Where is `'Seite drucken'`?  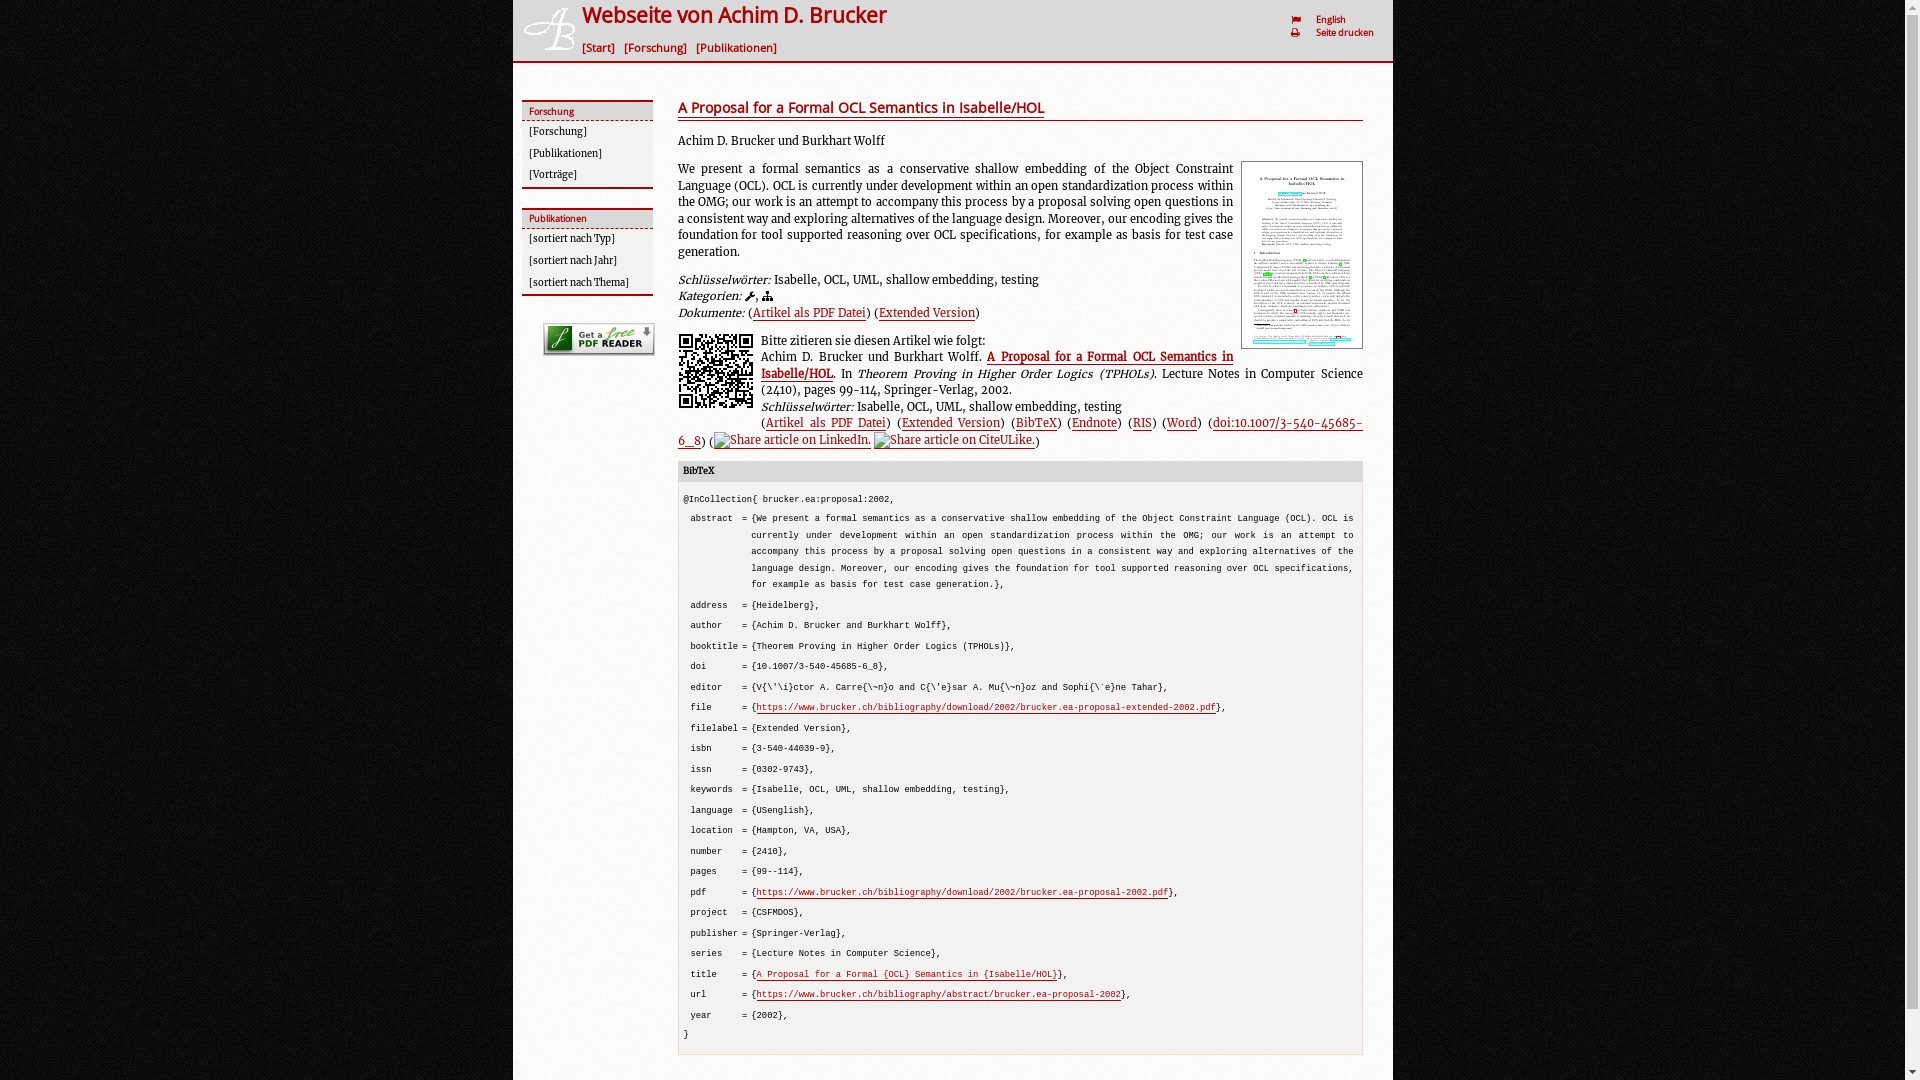
'Seite drucken' is located at coordinates (1347, 32).